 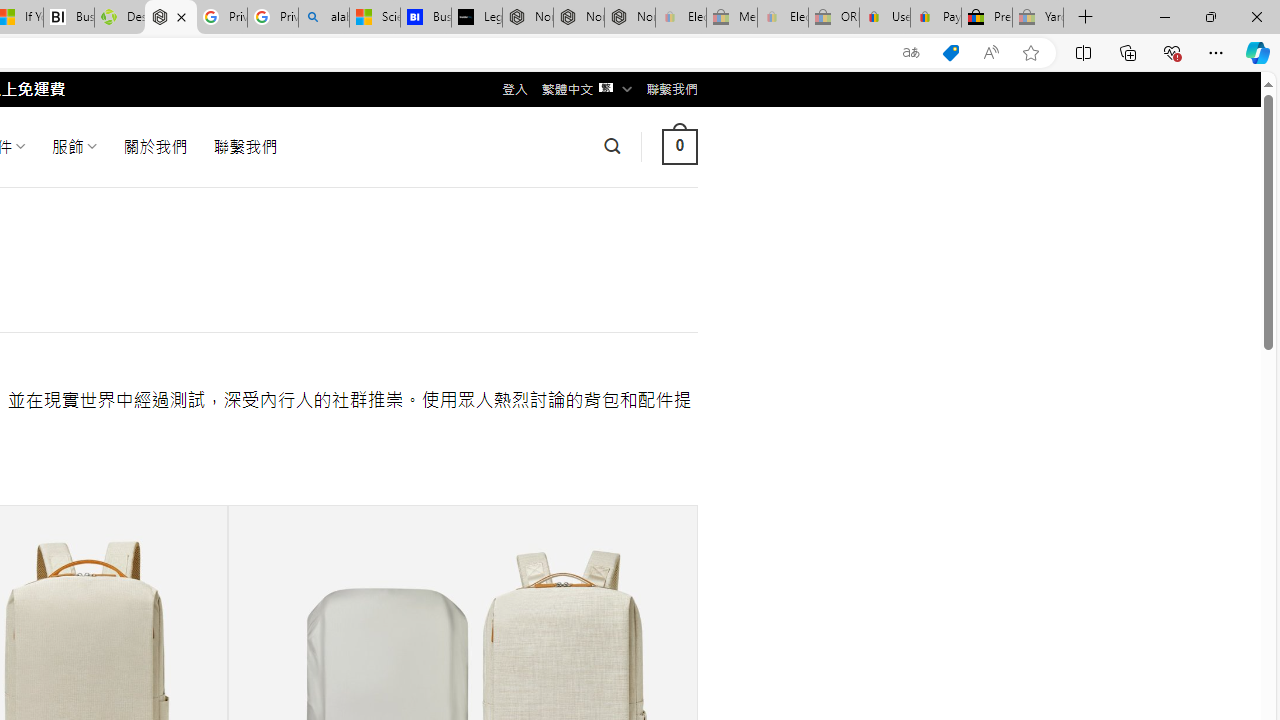 What do you see at coordinates (935, 17) in the screenshot?
I see `'Payments Terms of Use | eBay.com'` at bounding box center [935, 17].